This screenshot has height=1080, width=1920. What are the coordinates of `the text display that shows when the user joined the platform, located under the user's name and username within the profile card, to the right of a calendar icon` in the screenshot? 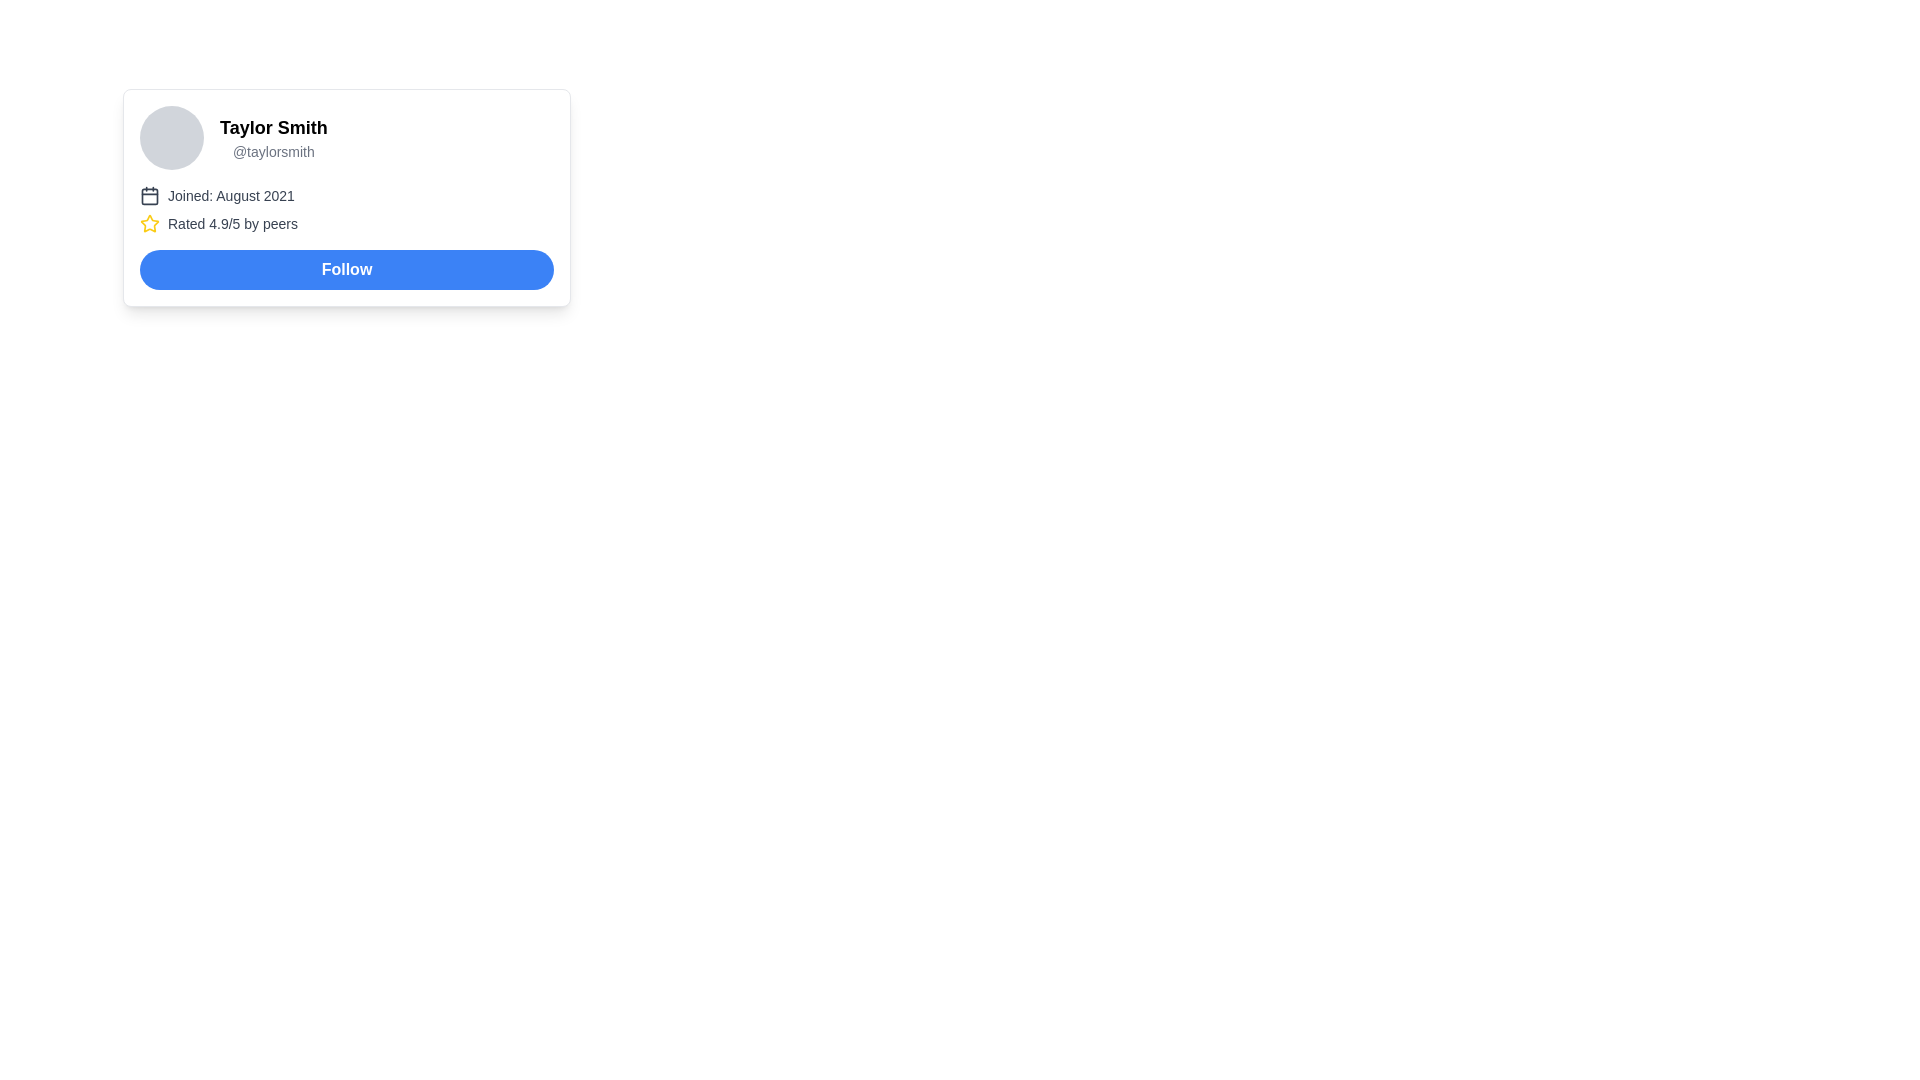 It's located at (231, 196).